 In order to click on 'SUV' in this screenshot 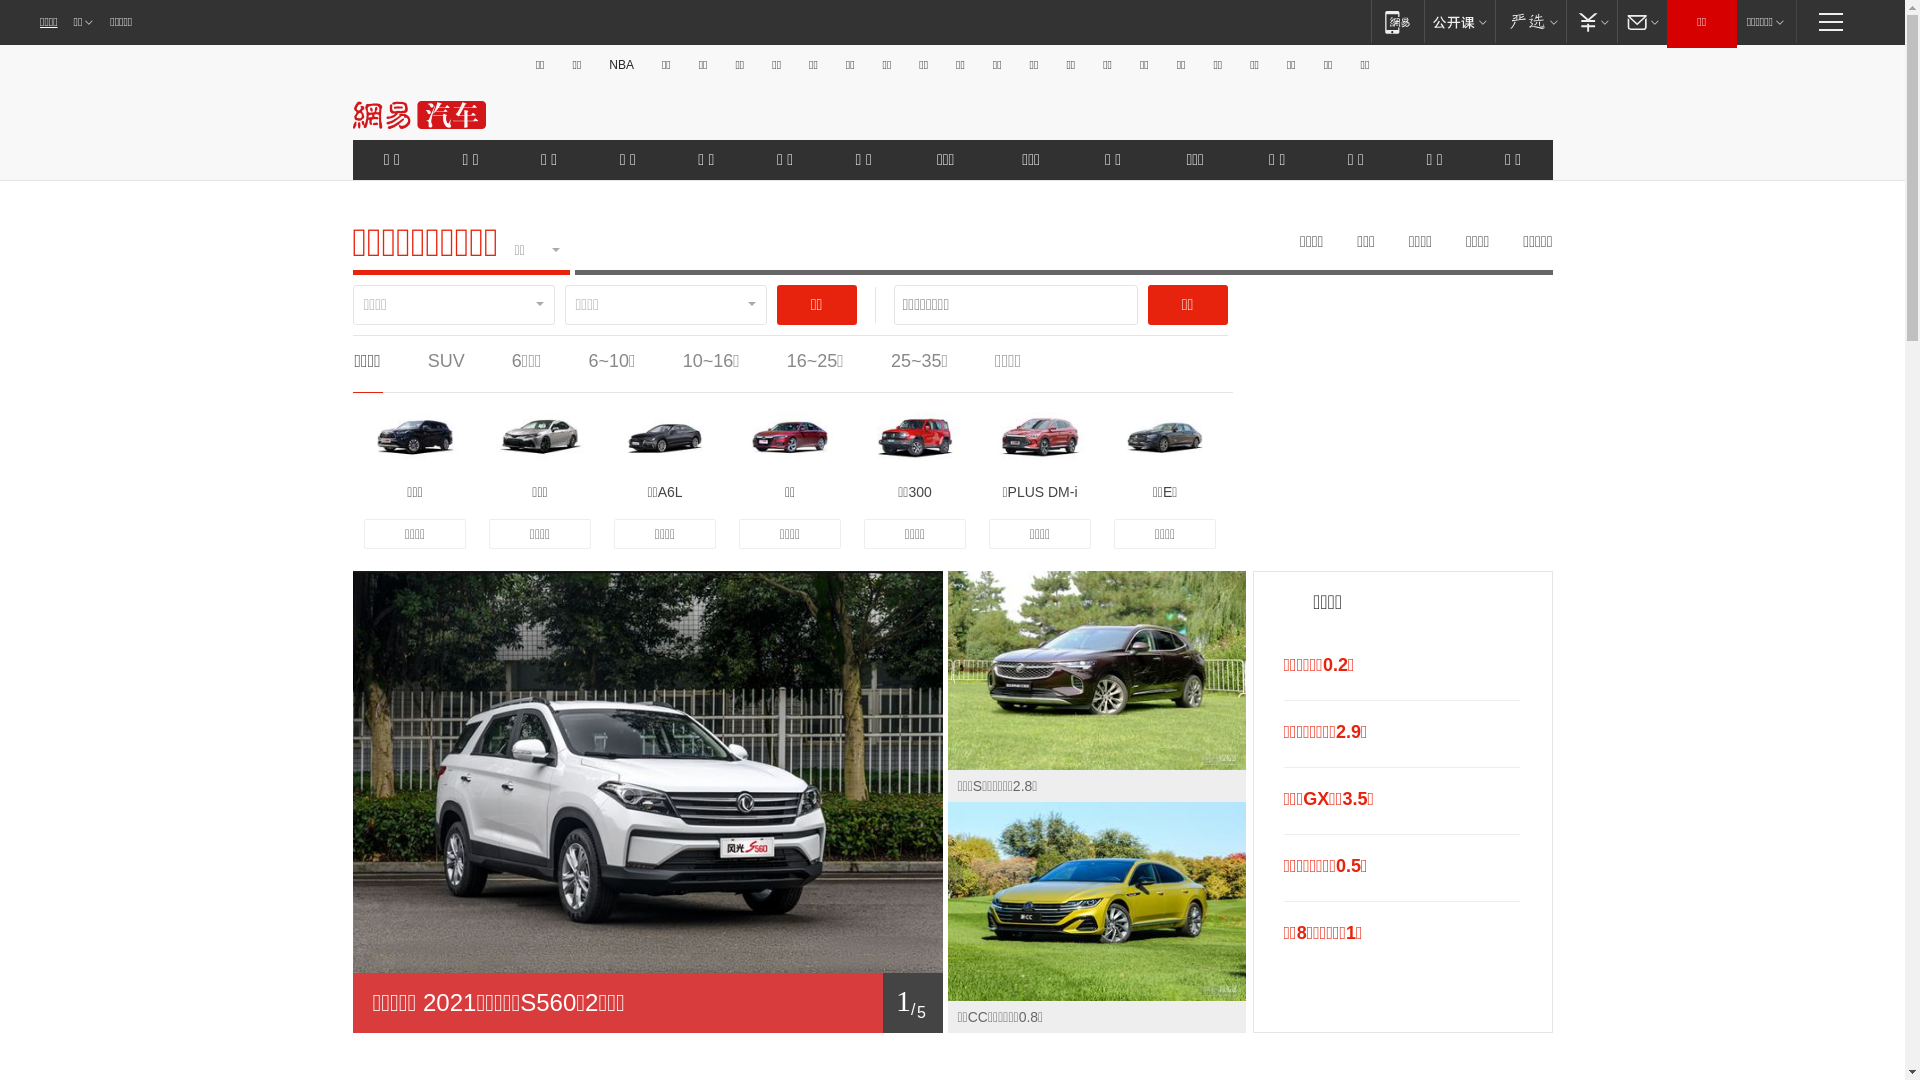, I will do `click(426, 361)`.